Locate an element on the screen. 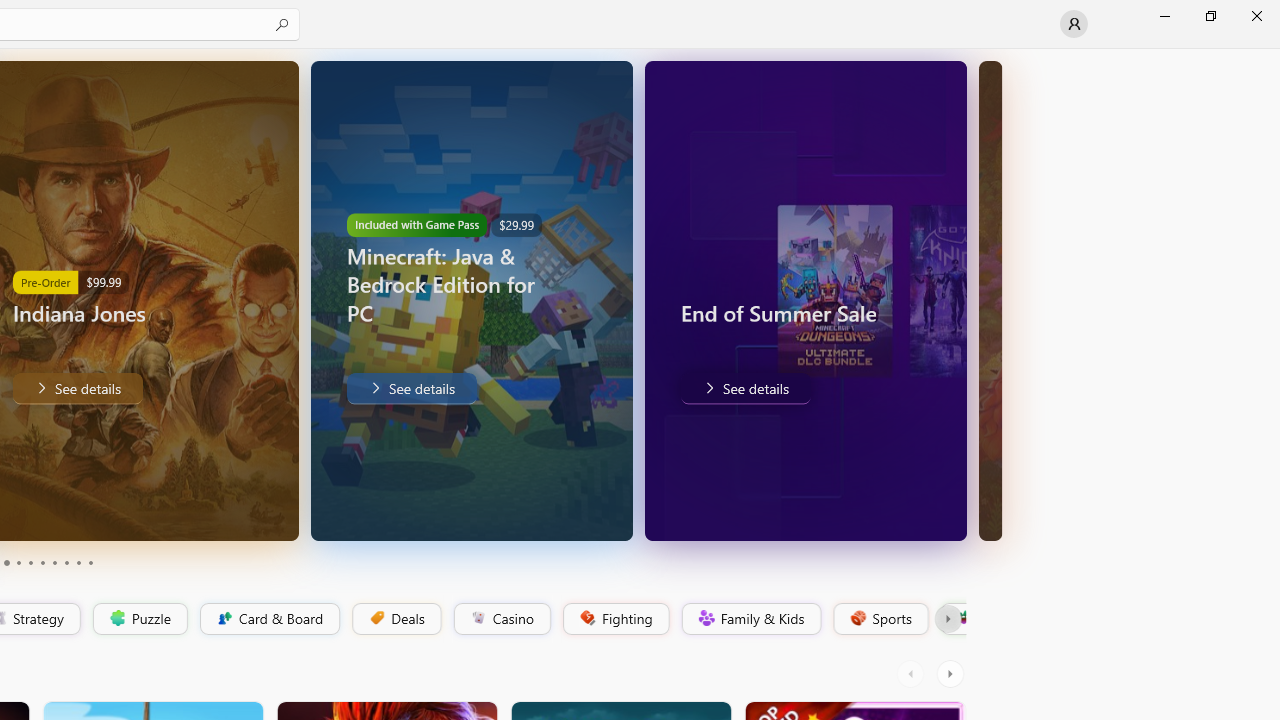 The image size is (1280, 720). 'Deals' is located at coordinates (395, 618).